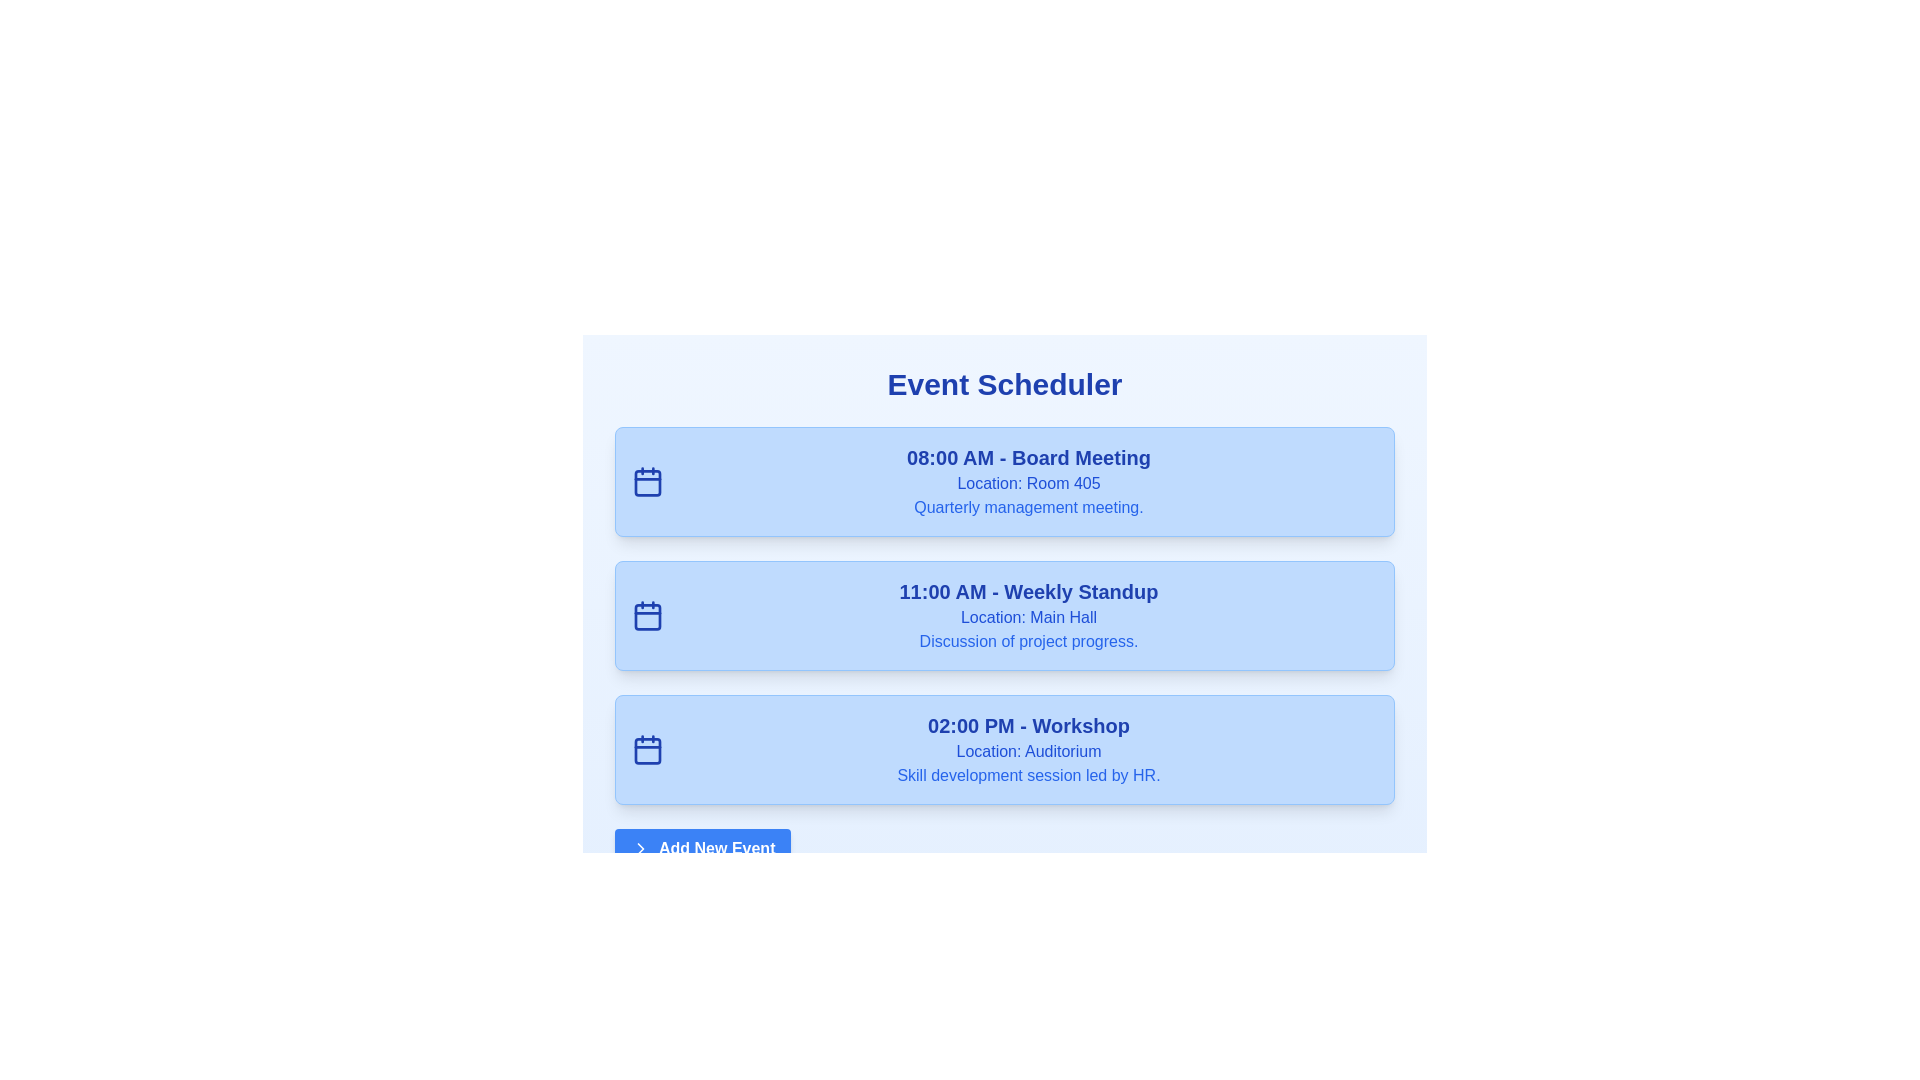 This screenshot has height=1080, width=1920. Describe the element at coordinates (703, 848) in the screenshot. I see `the interactive button for adding new events to the scheduler` at that location.